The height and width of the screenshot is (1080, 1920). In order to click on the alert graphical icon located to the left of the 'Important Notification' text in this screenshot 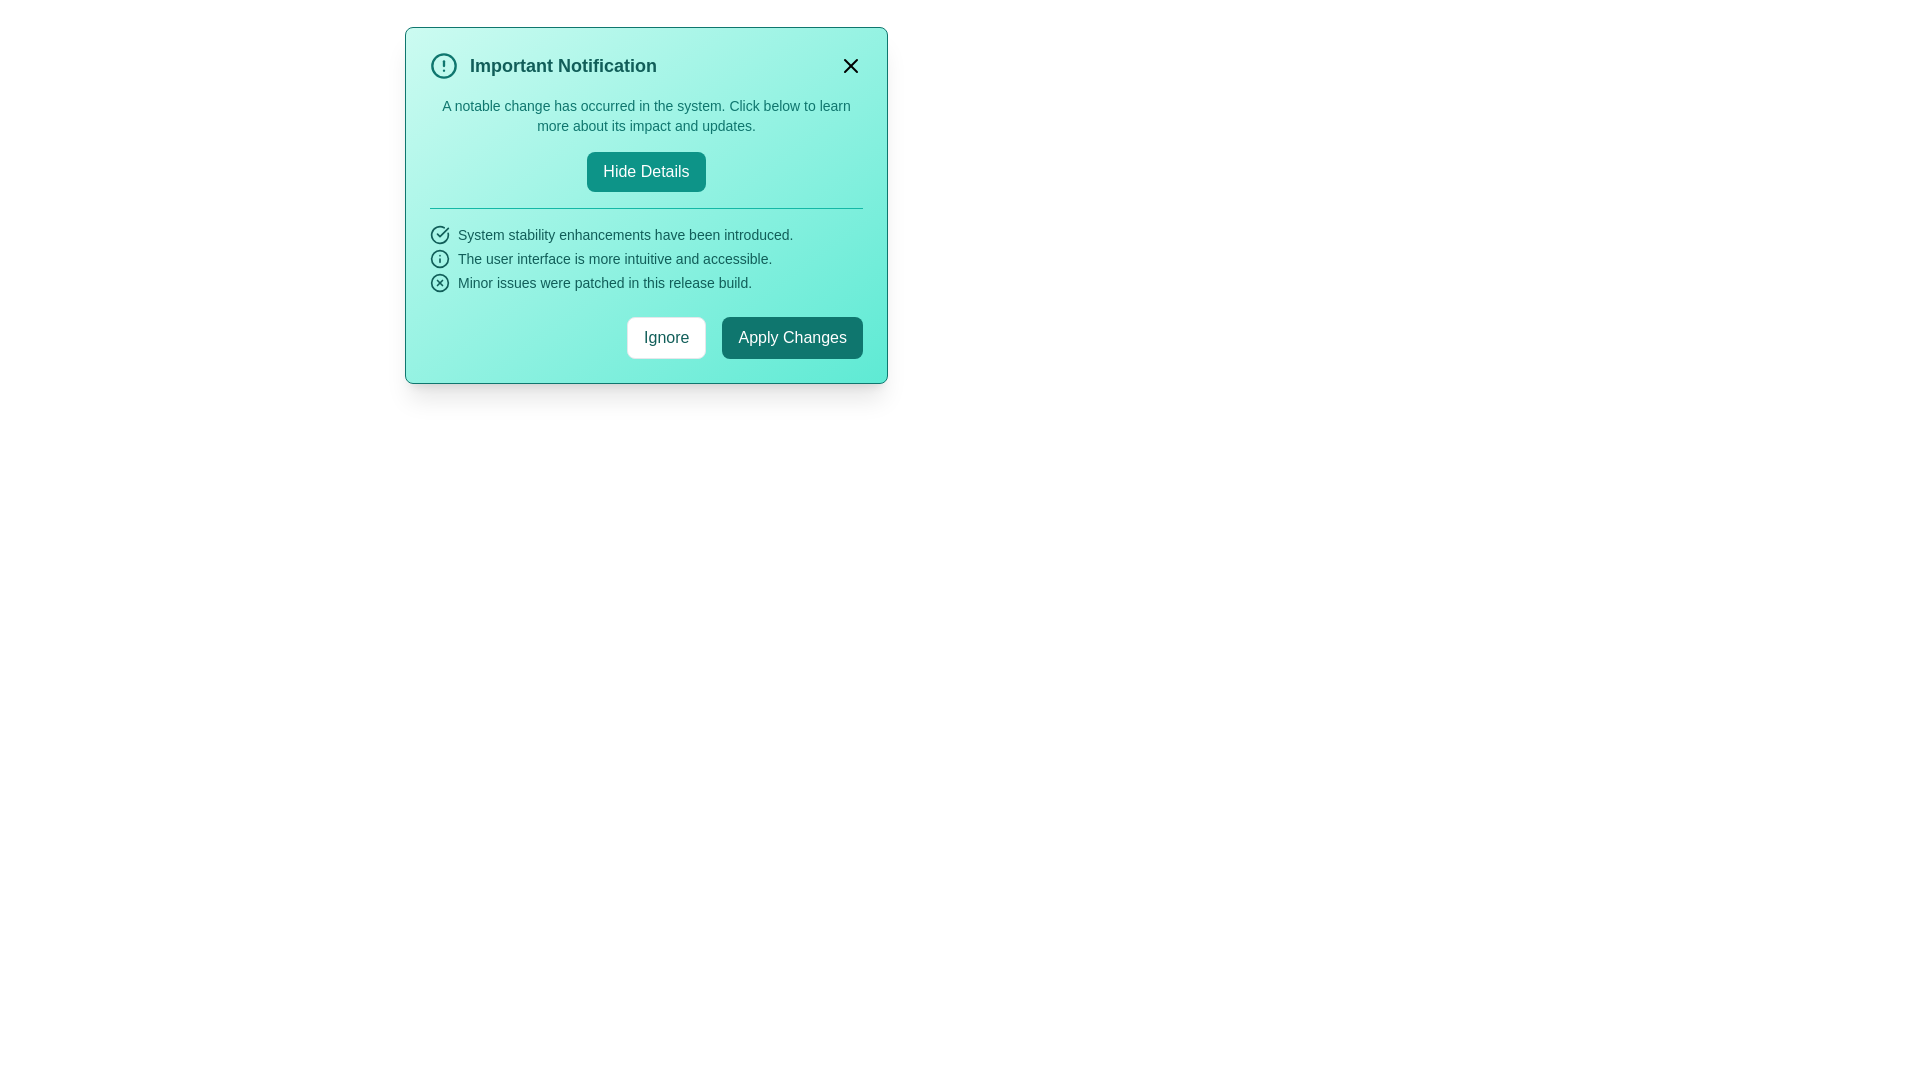, I will do `click(443, 64)`.